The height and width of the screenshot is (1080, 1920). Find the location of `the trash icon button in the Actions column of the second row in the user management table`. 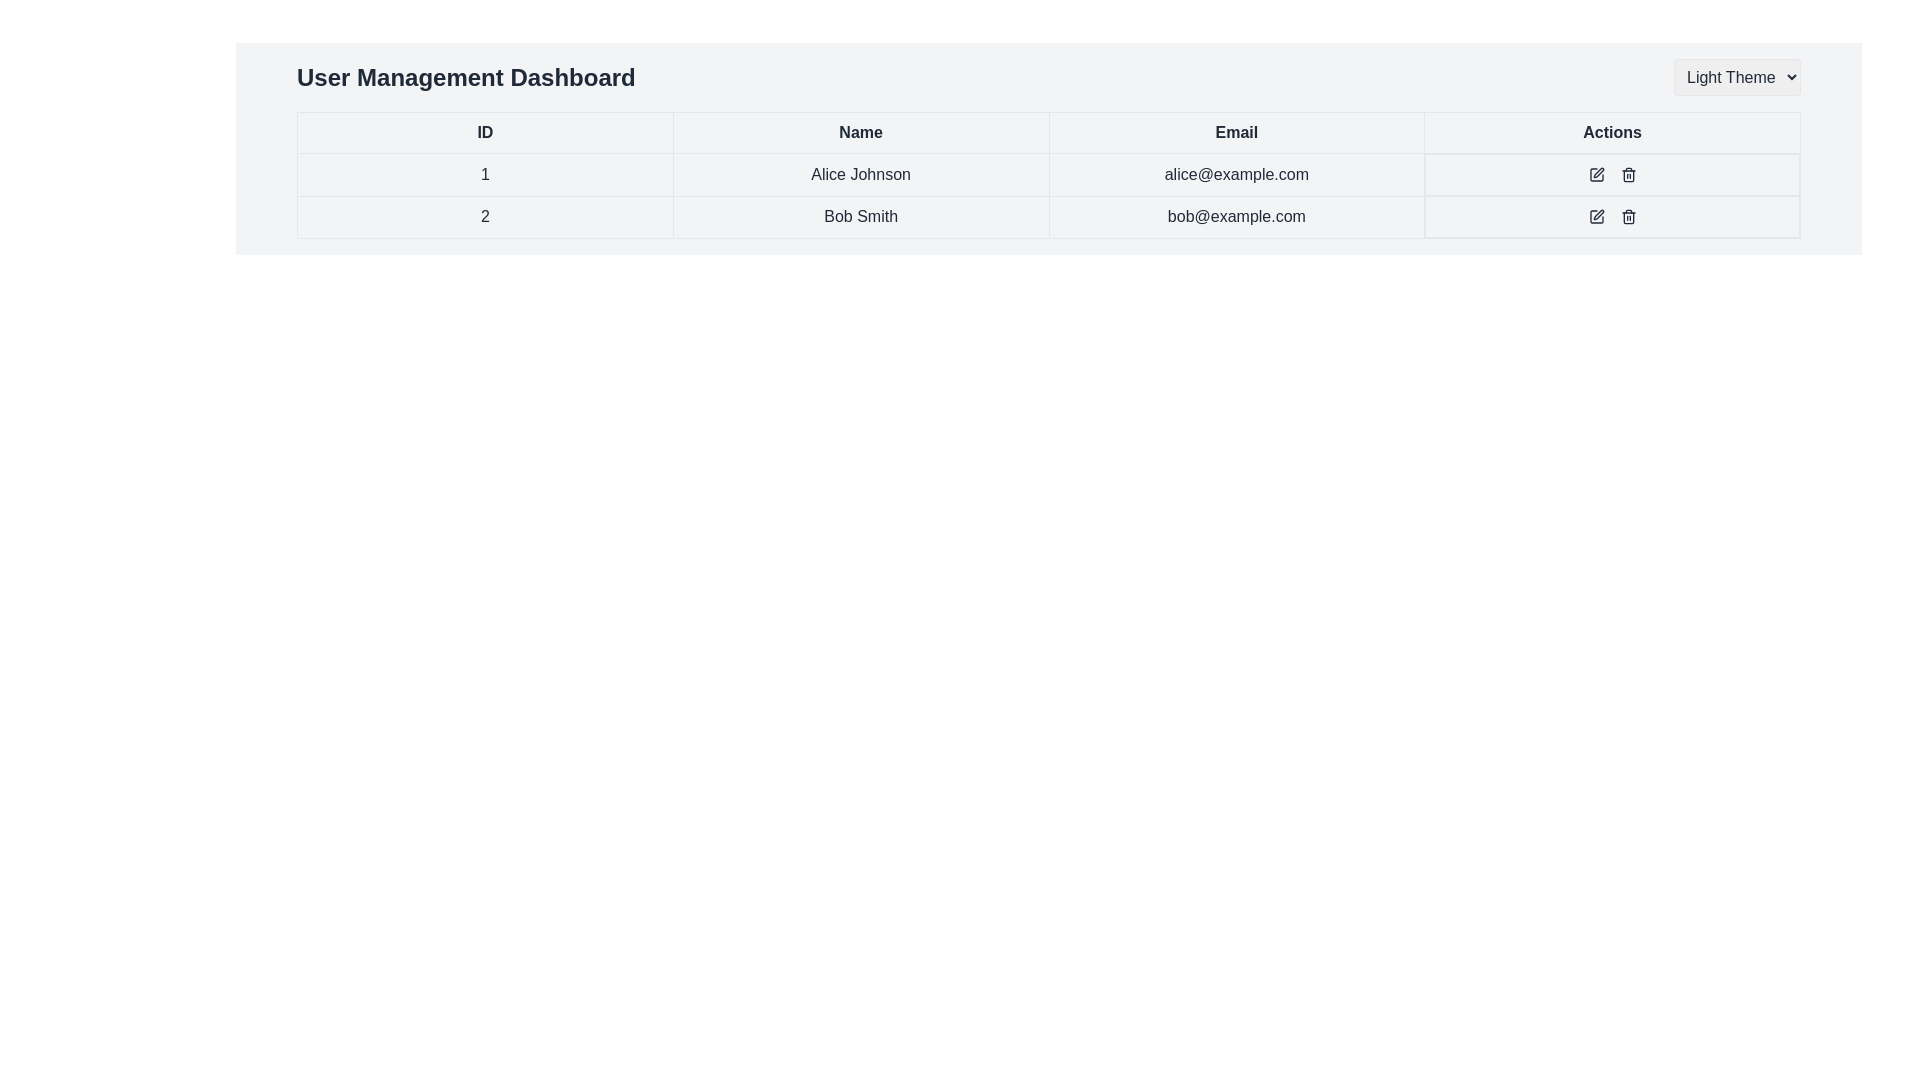

the trash icon button in the Actions column of the second row in the user management table is located at coordinates (1628, 216).